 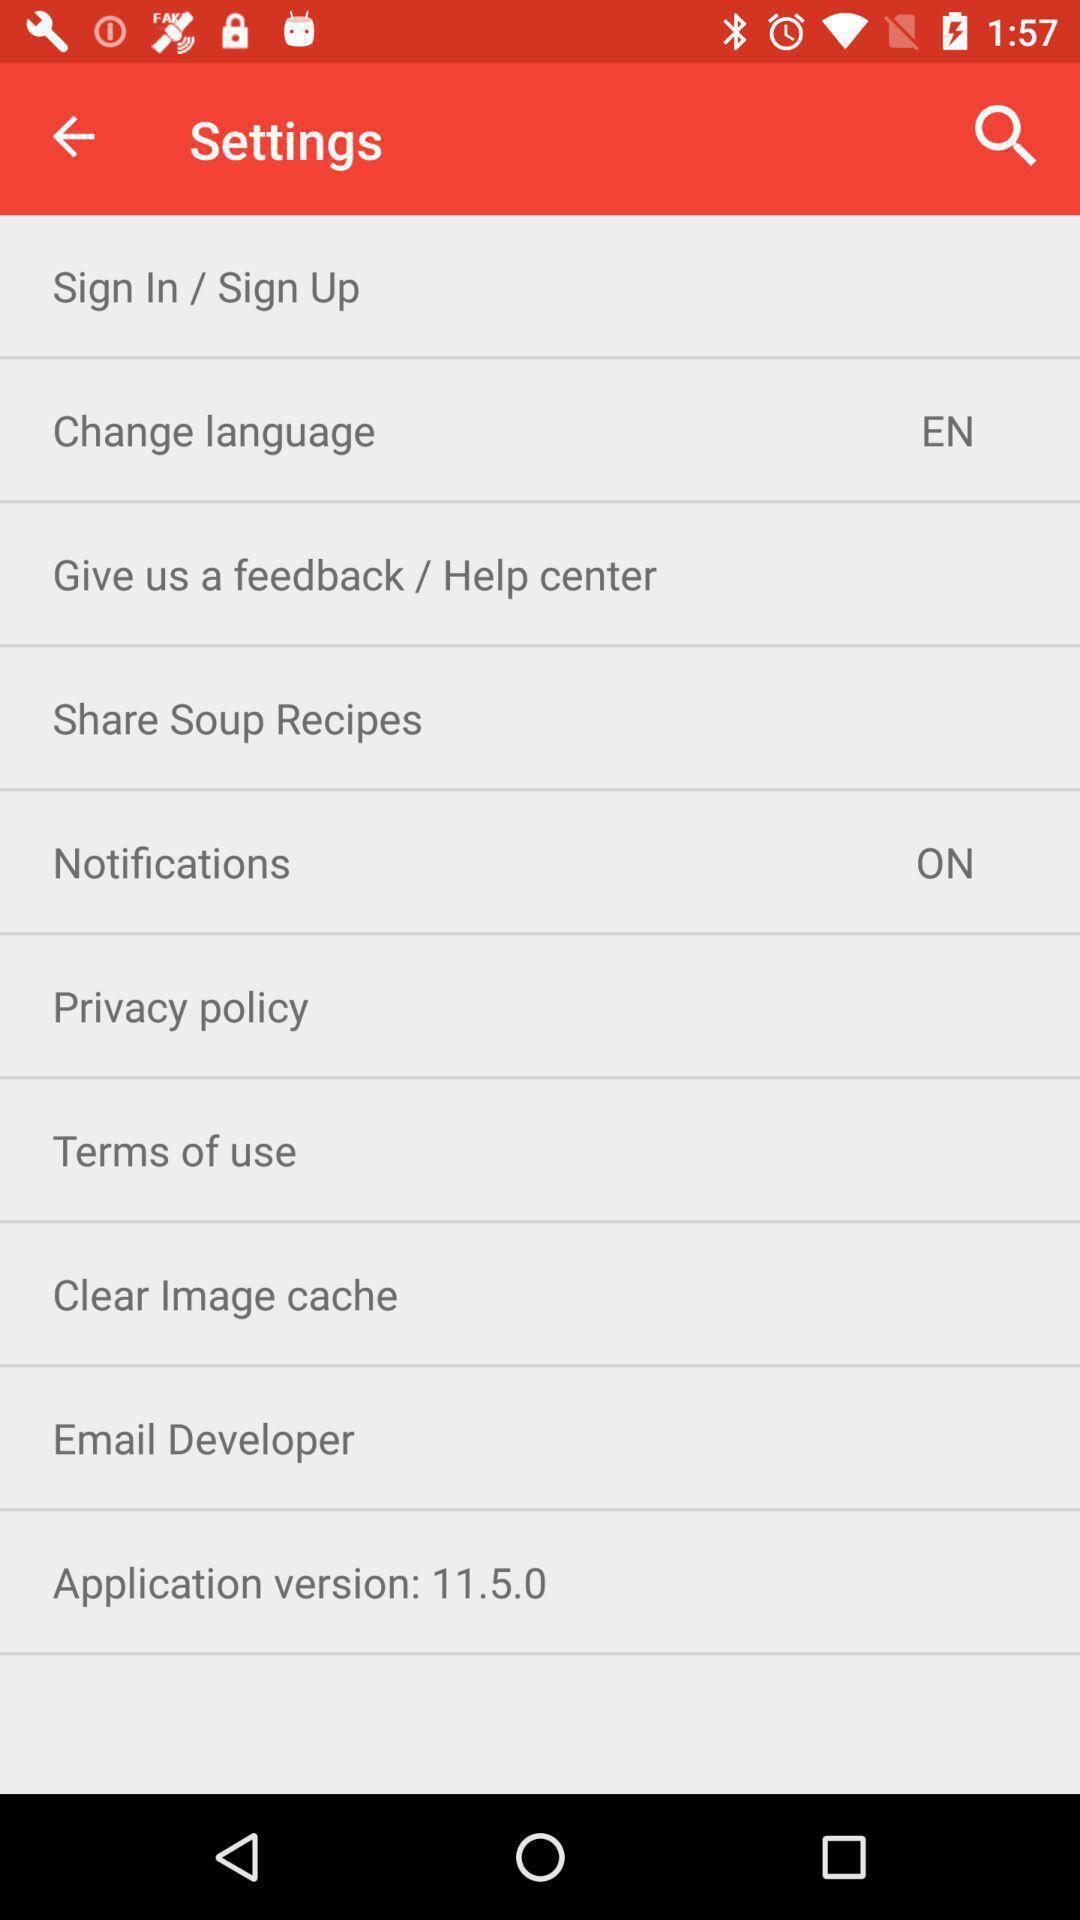 I want to click on the application version 11 icon, so click(x=540, y=1580).